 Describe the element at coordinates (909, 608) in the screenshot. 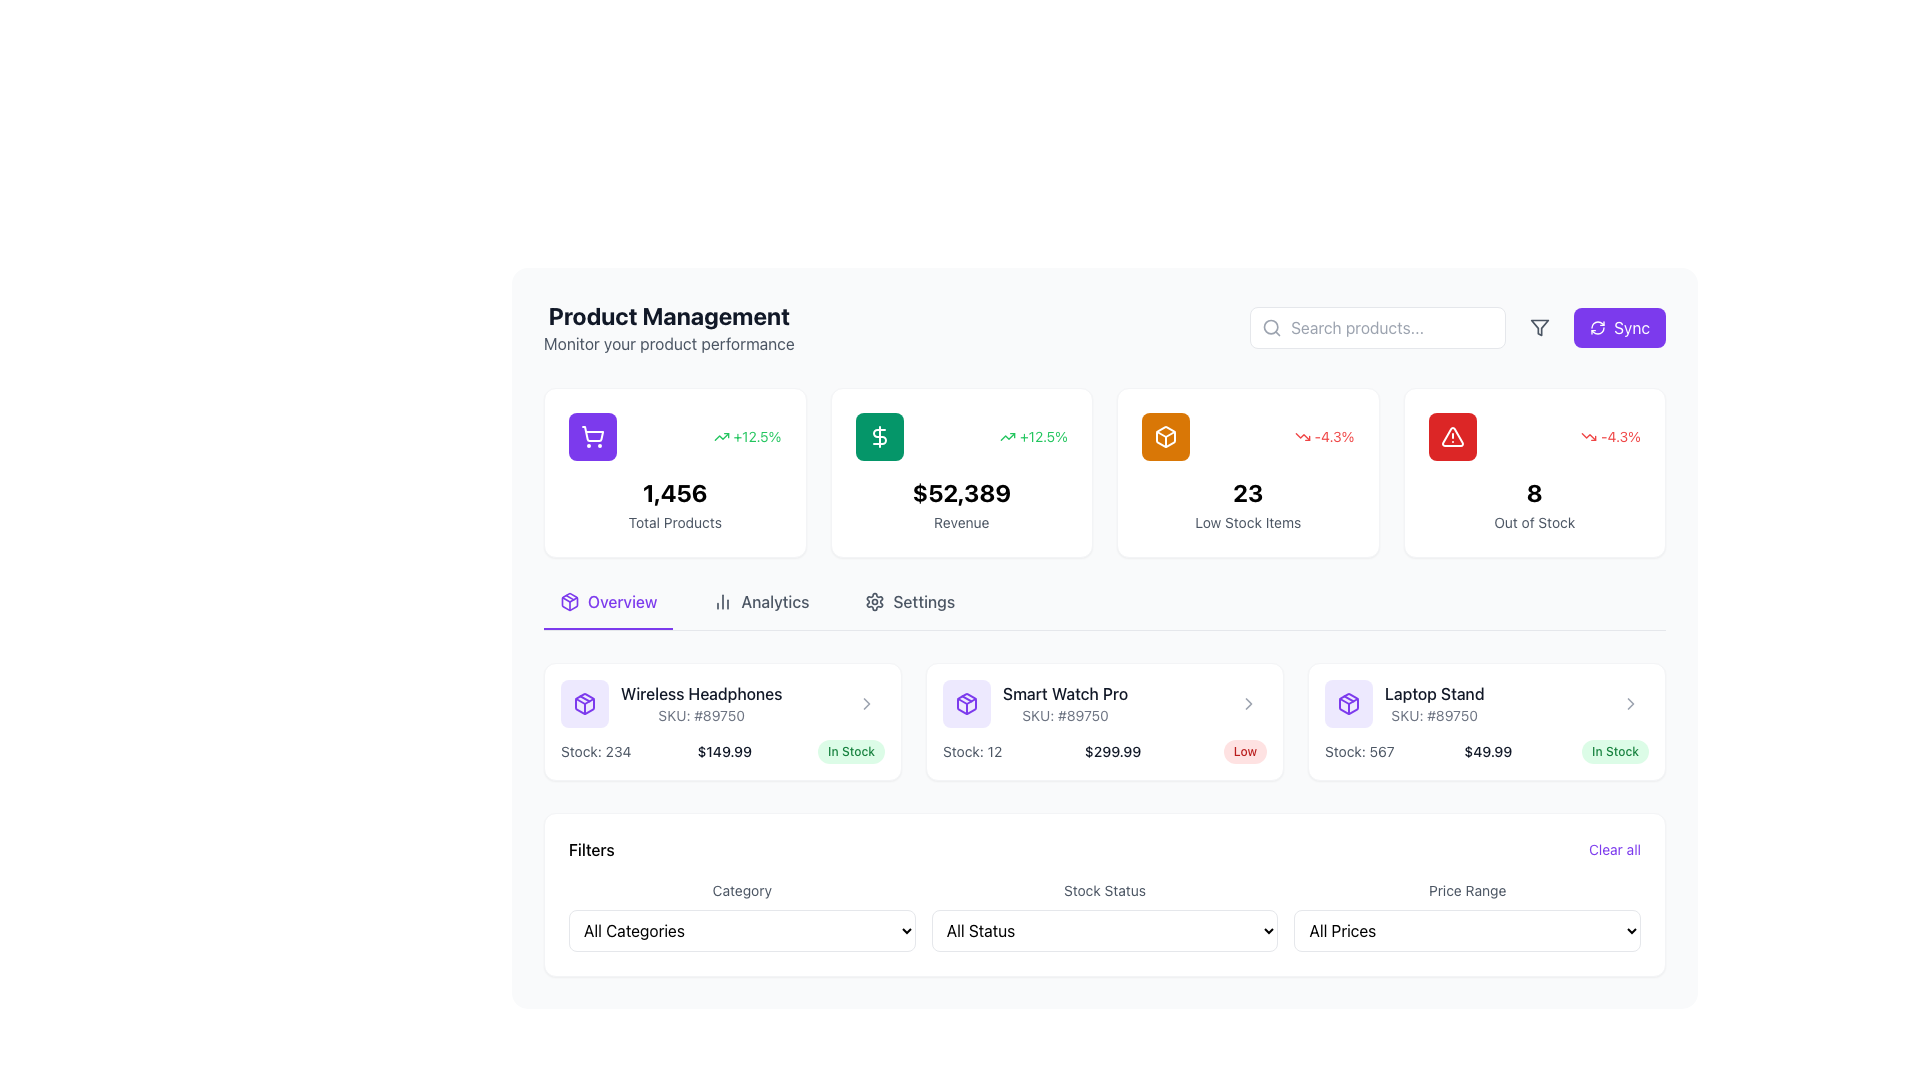

I see `the 'Settings' navigation option which features a gear icon and gray text` at that location.